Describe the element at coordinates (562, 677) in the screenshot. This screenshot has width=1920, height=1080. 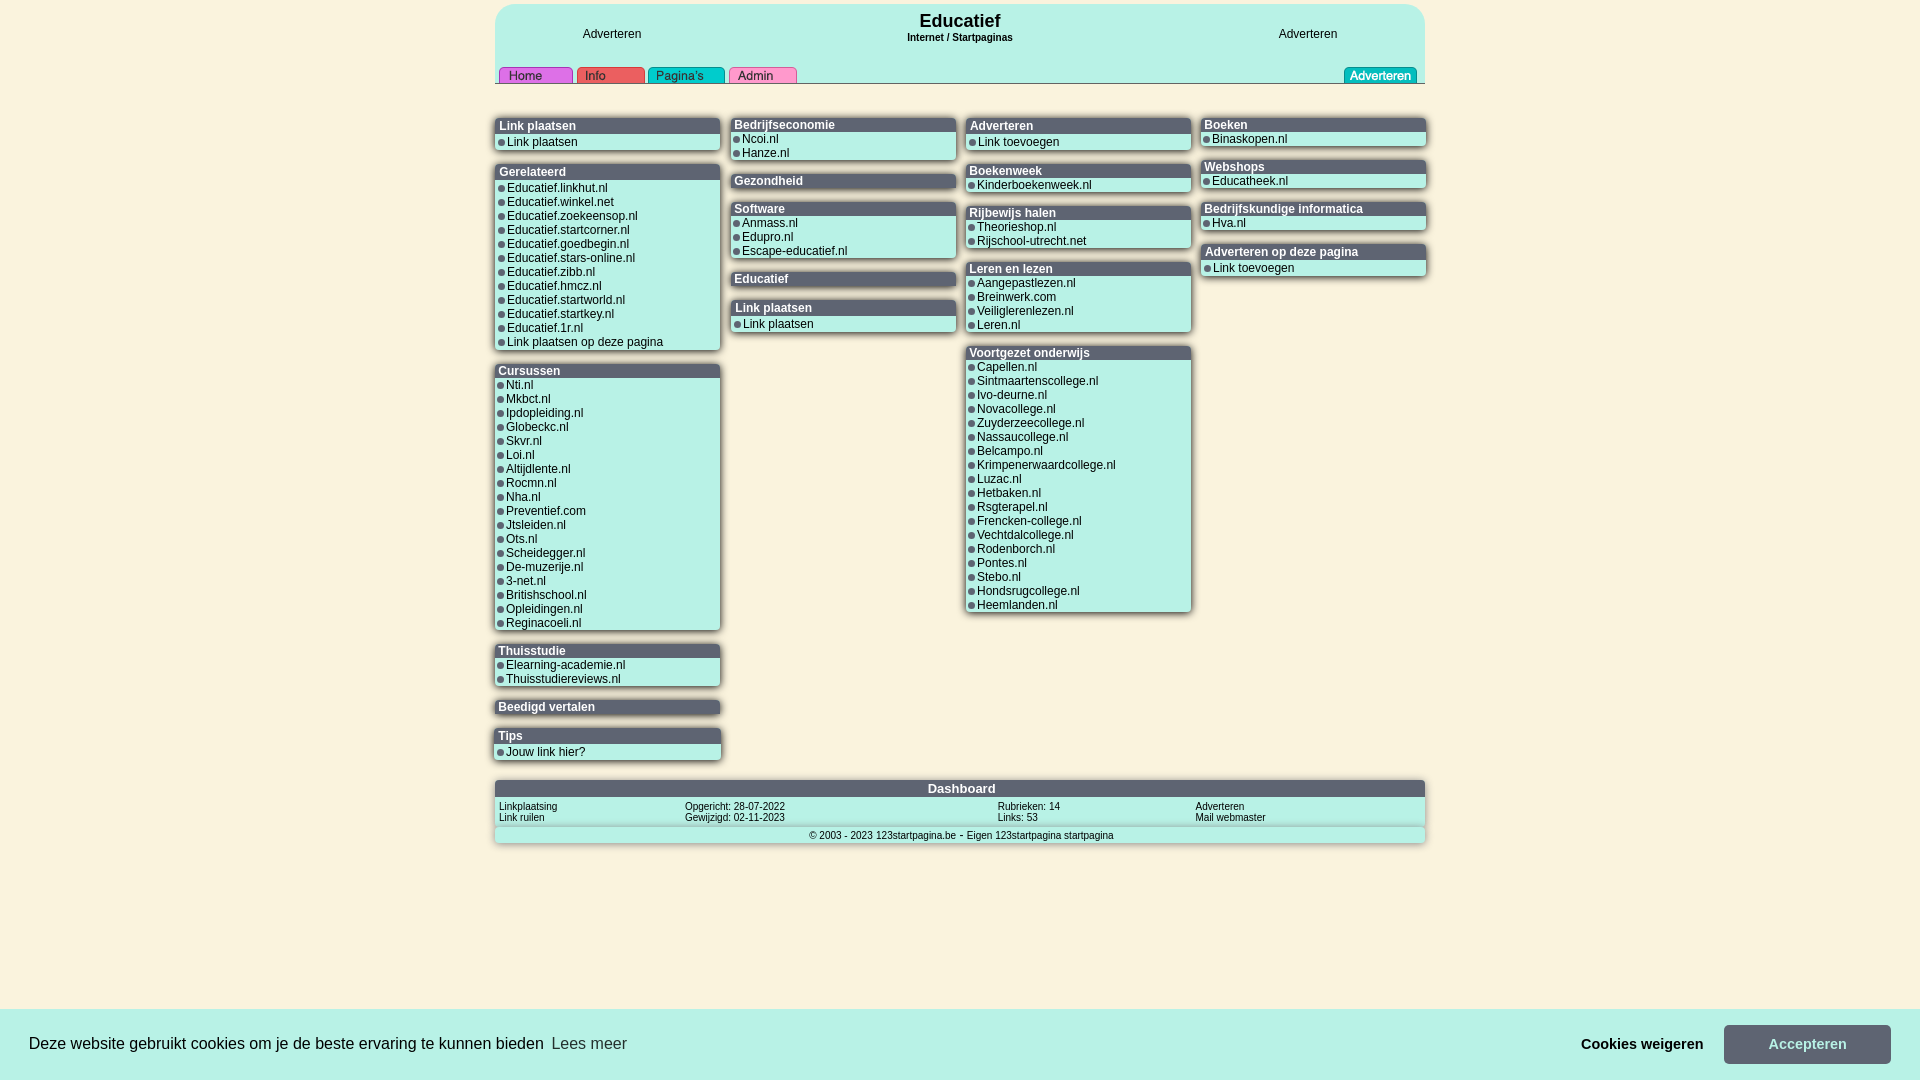
I see `'Thuisstudiereviews.nl'` at that location.